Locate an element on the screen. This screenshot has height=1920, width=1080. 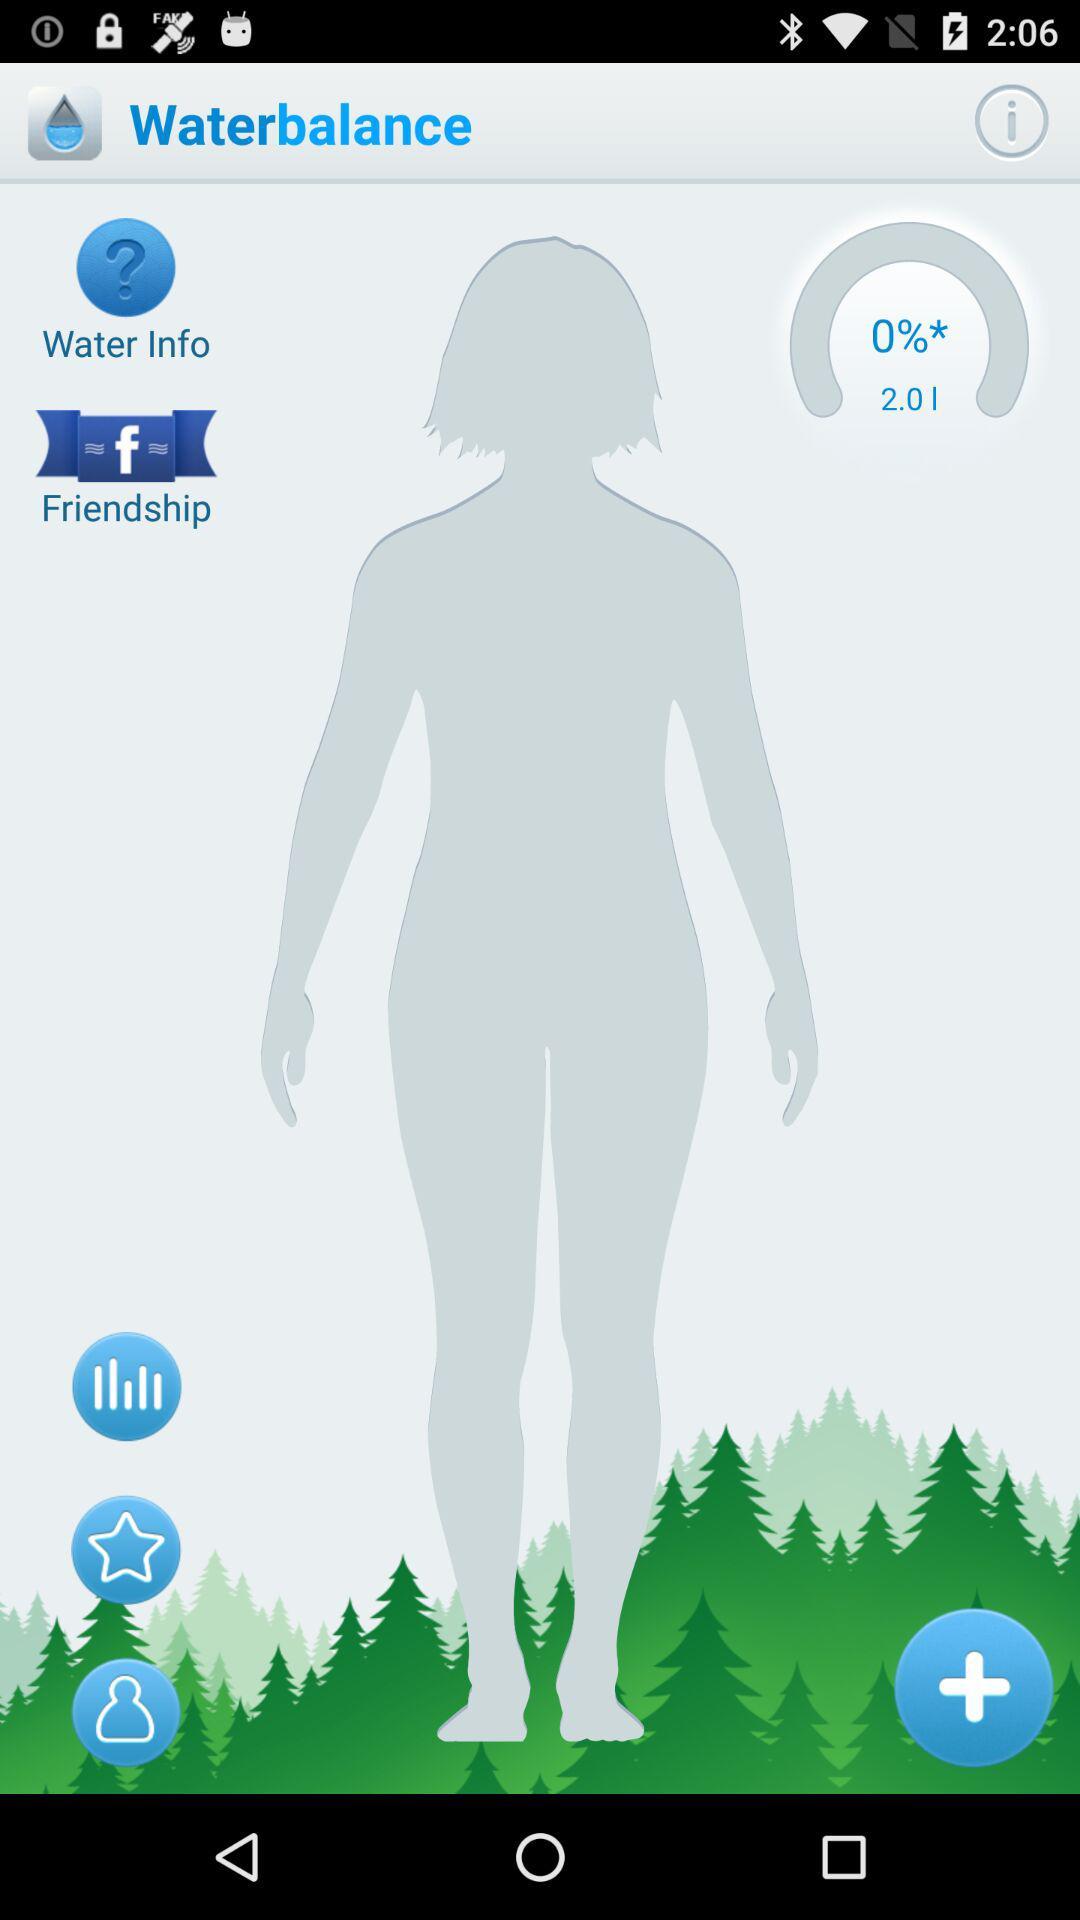
favorite is located at coordinates (126, 1548).